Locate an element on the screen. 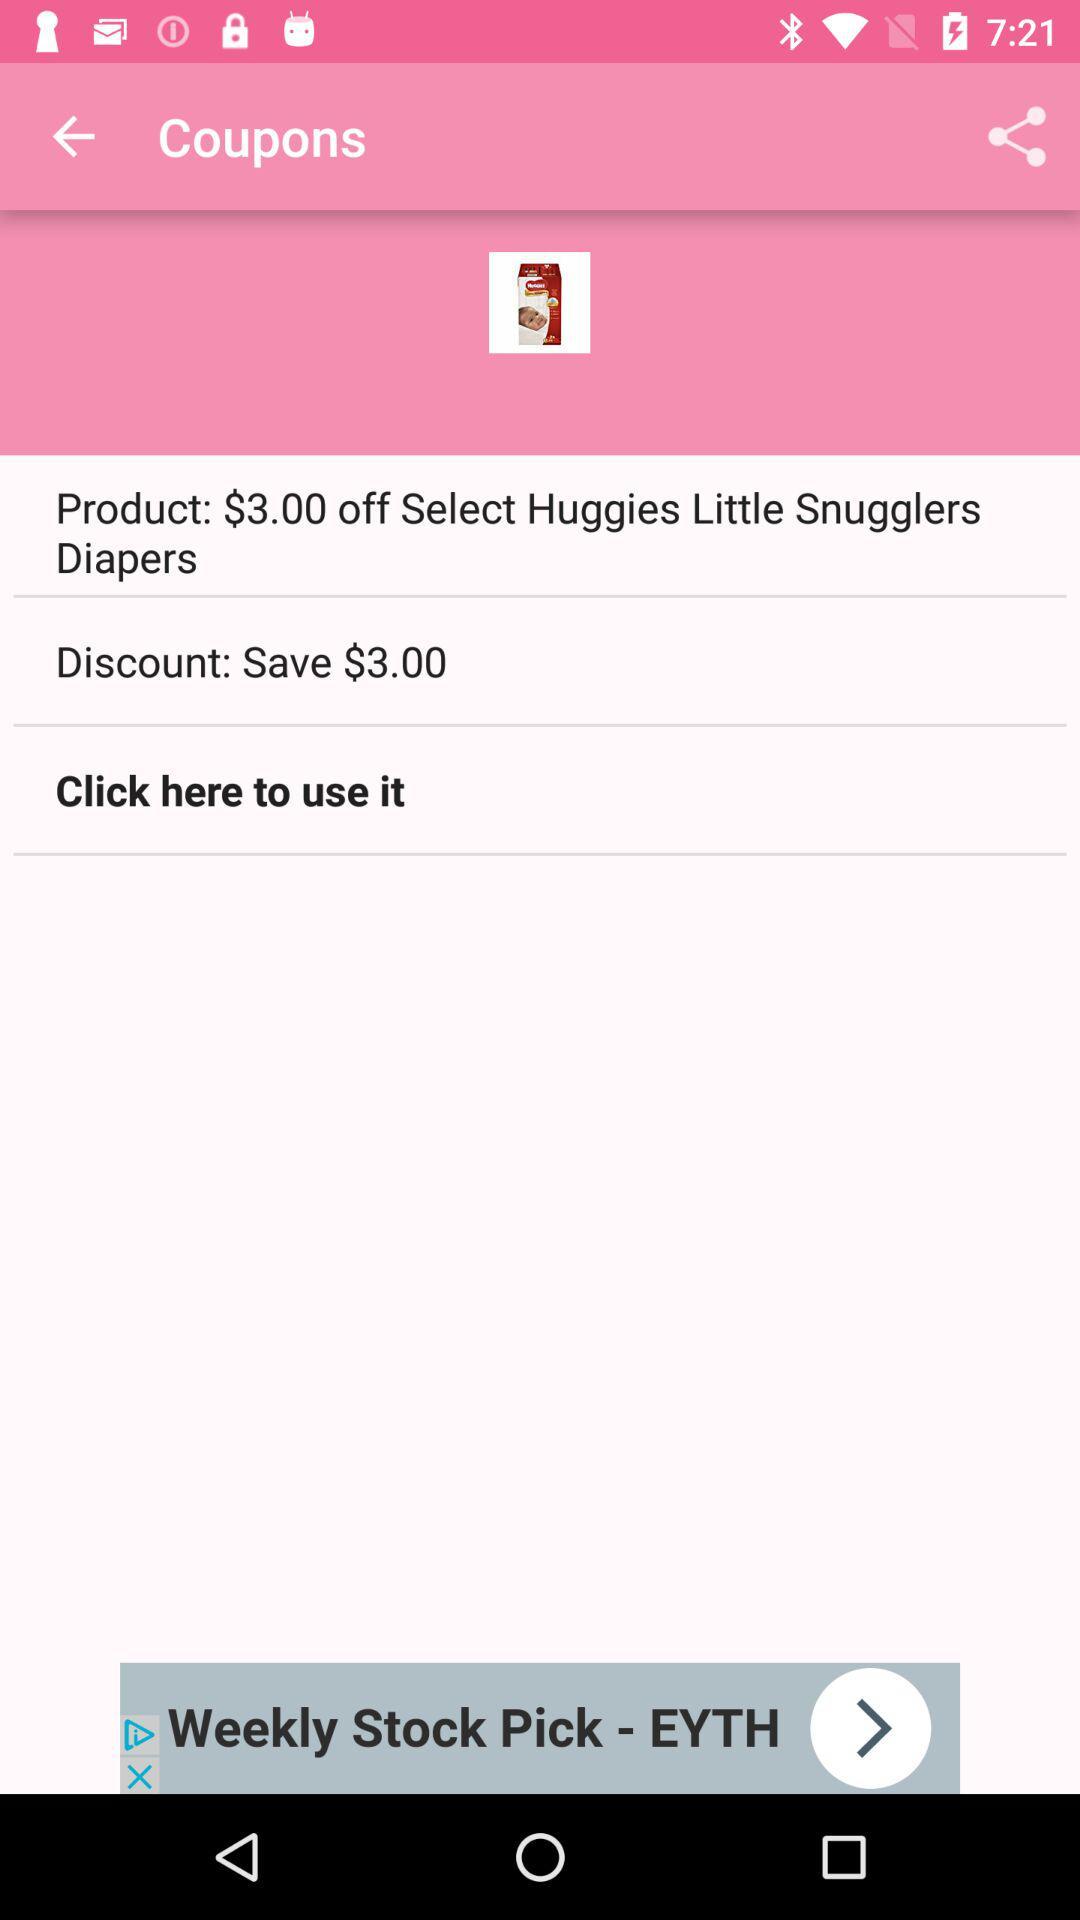 The height and width of the screenshot is (1920, 1080). the advertisement is located at coordinates (540, 1727).